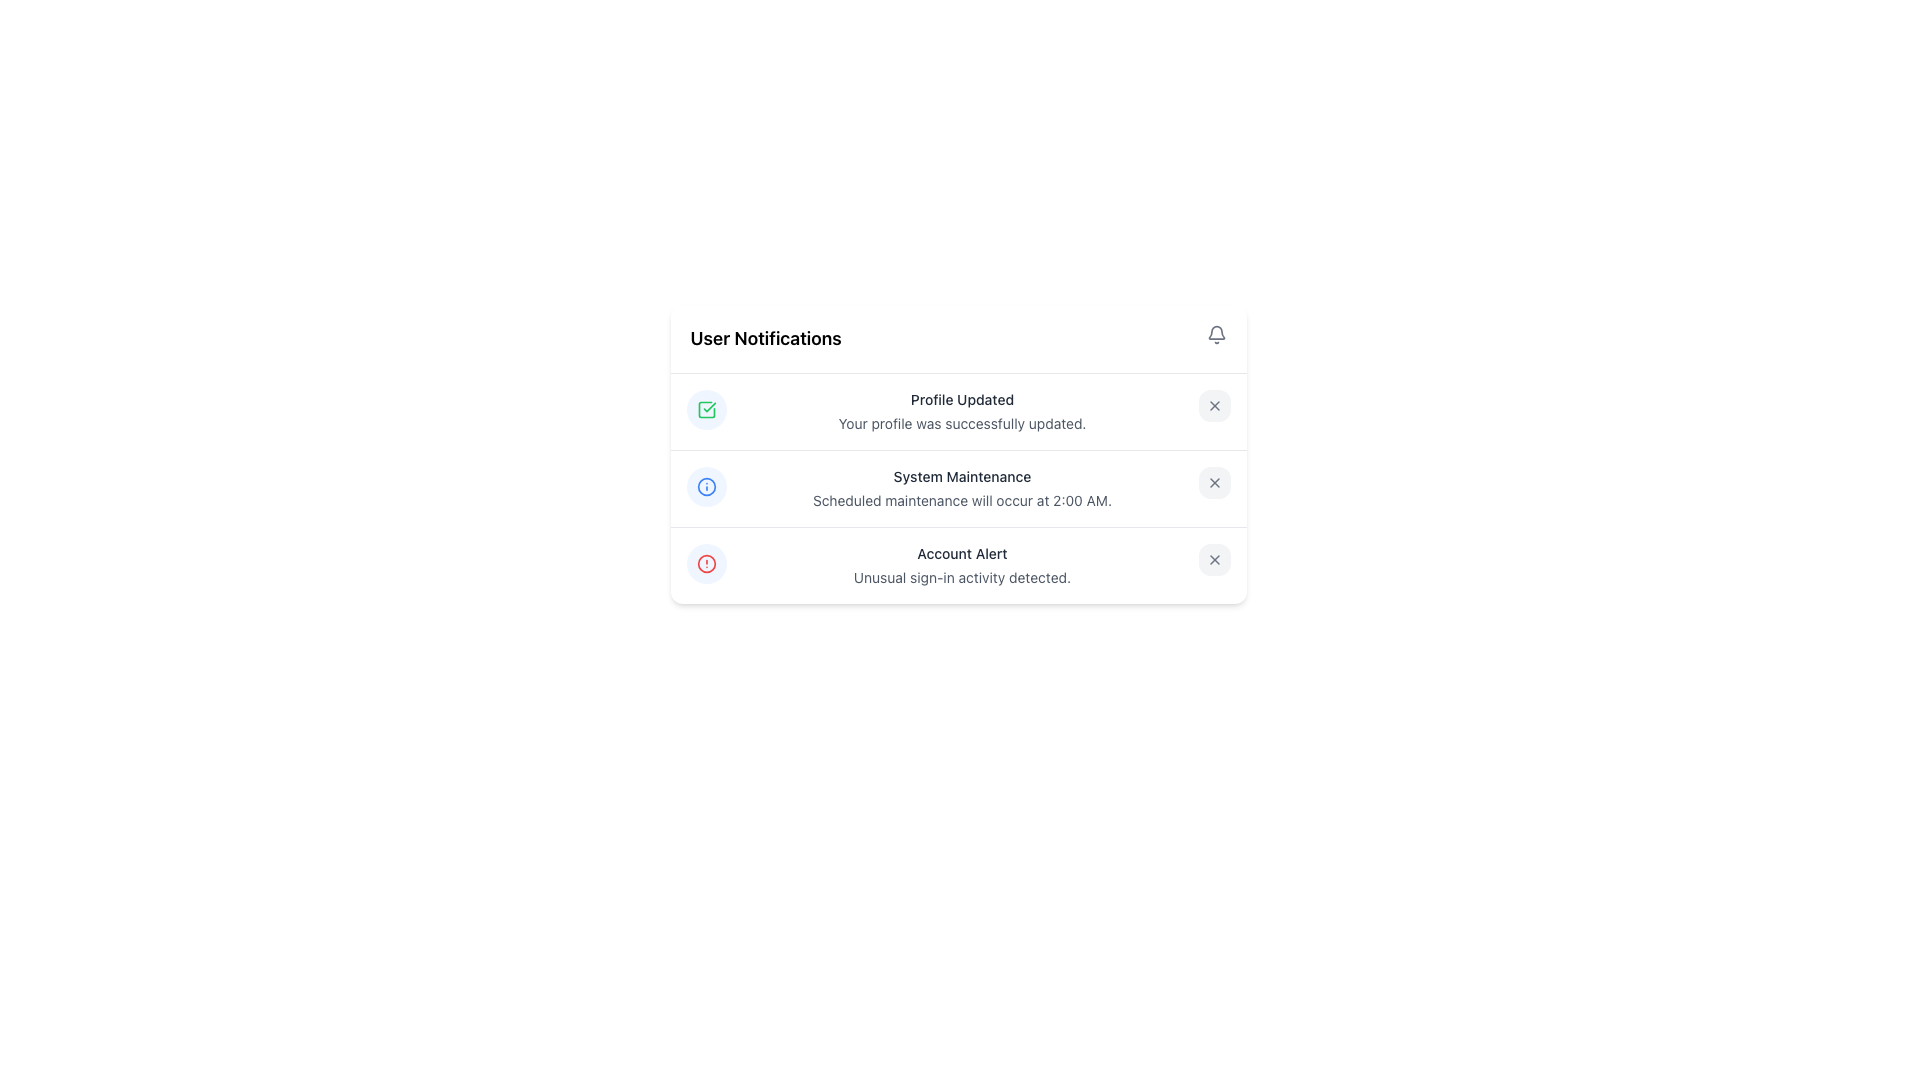  I want to click on the button with an 'X' icon located at the far-right end of the 'Account Alert' notification panel to observe its hover effects, so click(1213, 559).